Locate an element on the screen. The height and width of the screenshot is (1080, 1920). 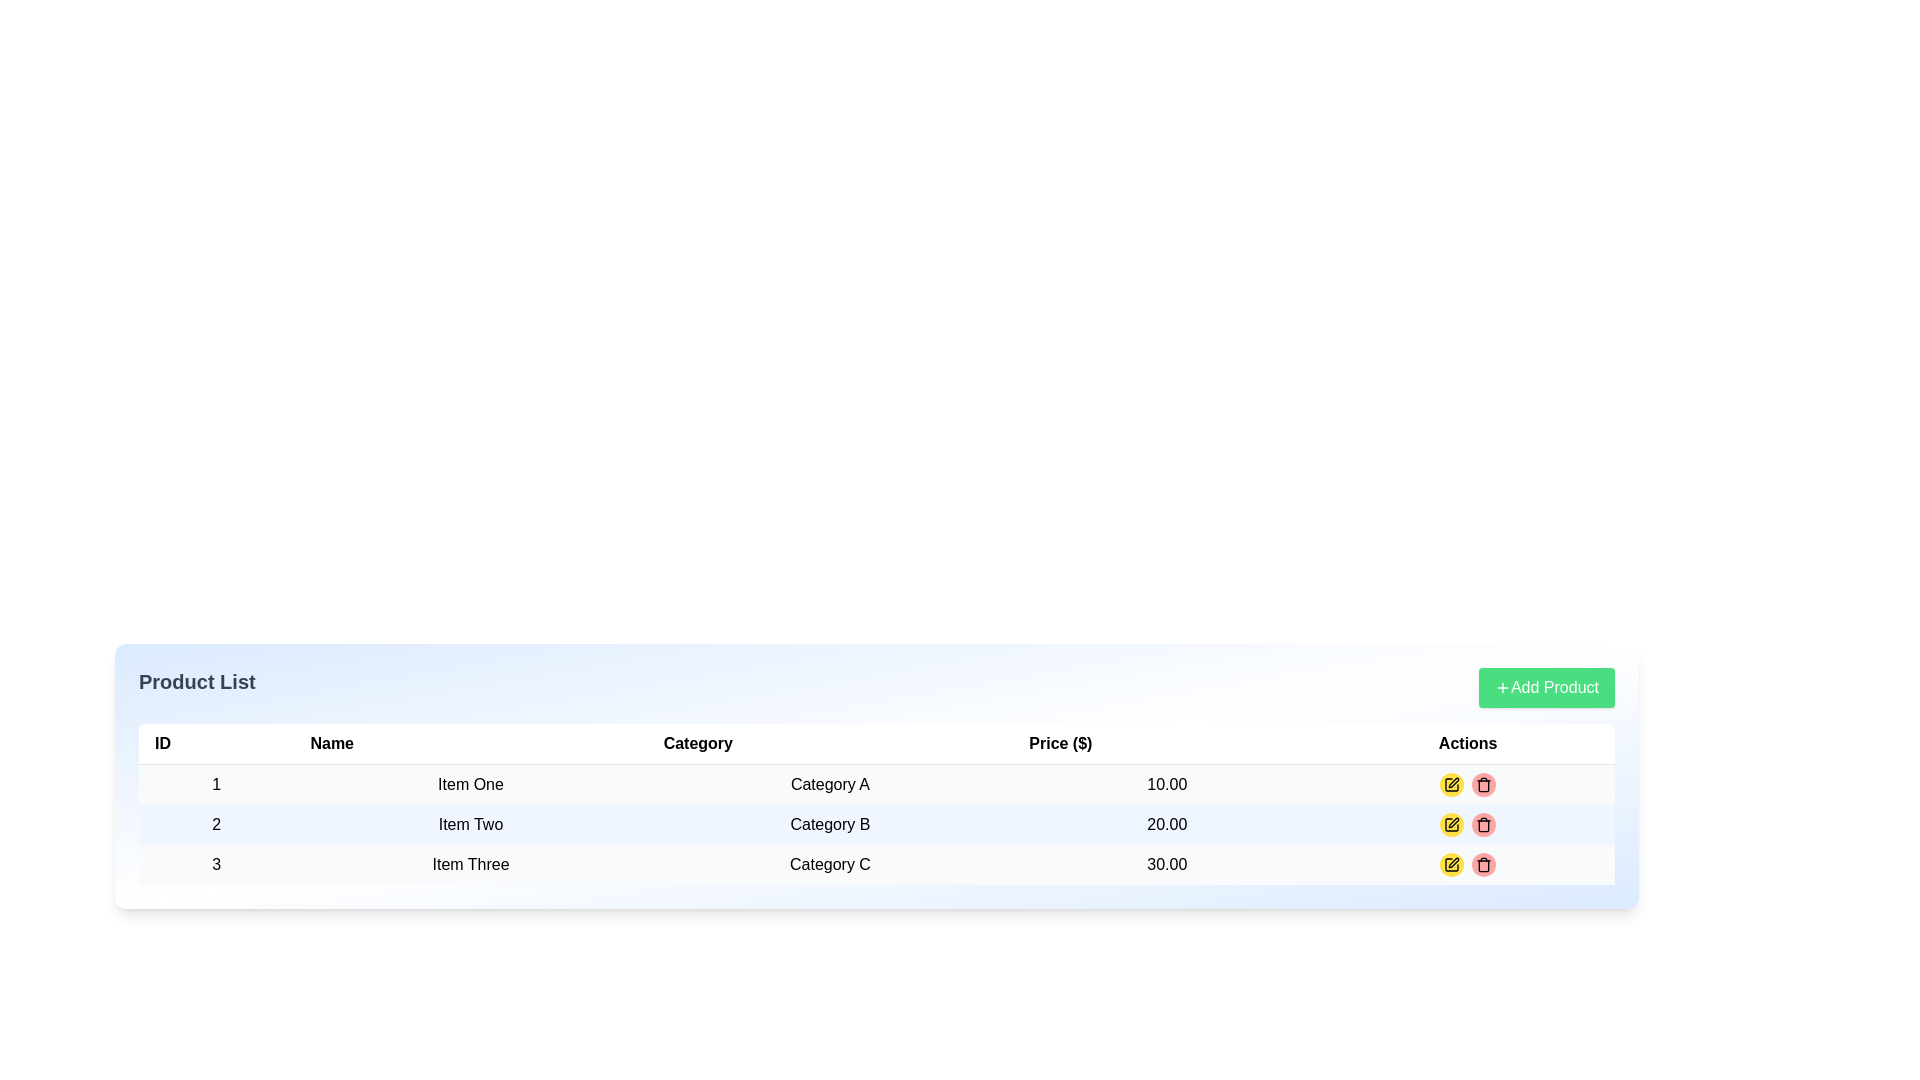
the delete icon located in the 'Actions' column of the table, next to 'Item Three', to perform a hover action is located at coordinates (1484, 865).